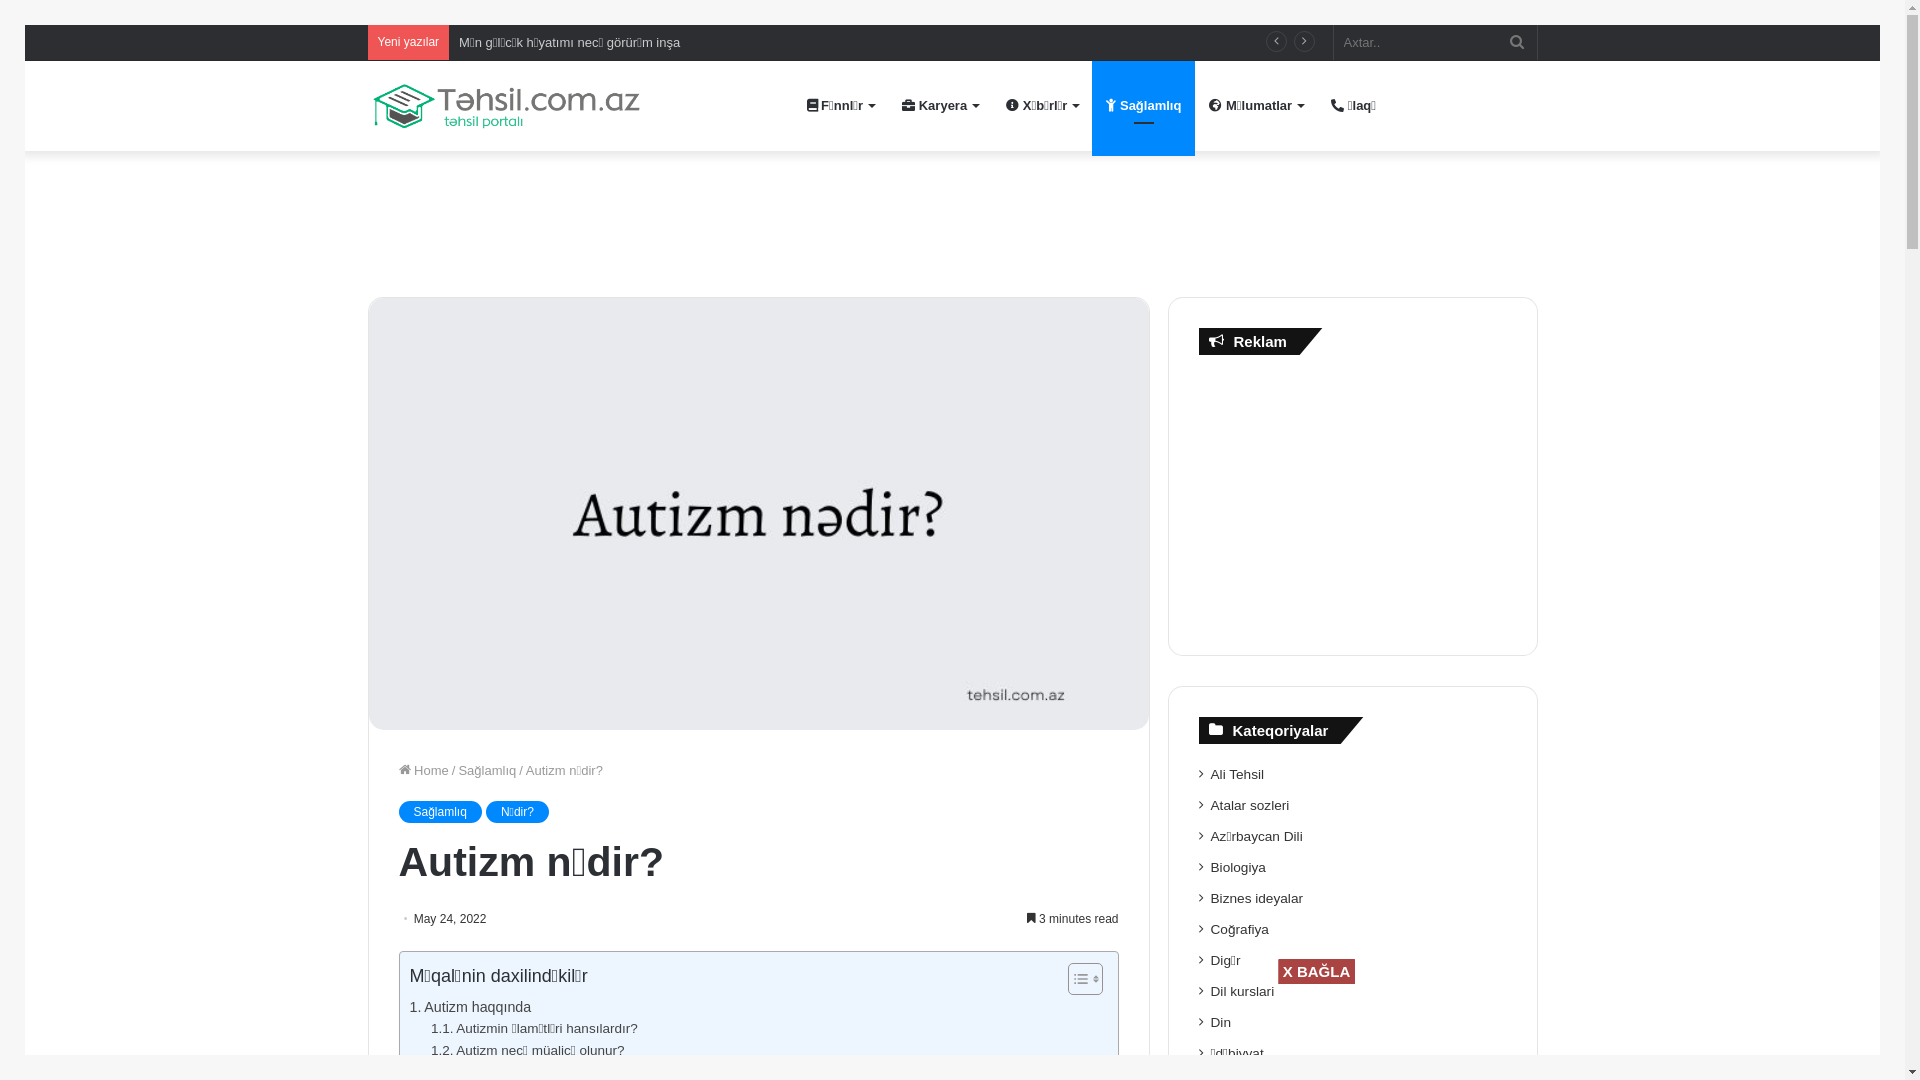  What do you see at coordinates (939, 105) in the screenshot?
I see `'Karyera'` at bounding box center [939, 105].